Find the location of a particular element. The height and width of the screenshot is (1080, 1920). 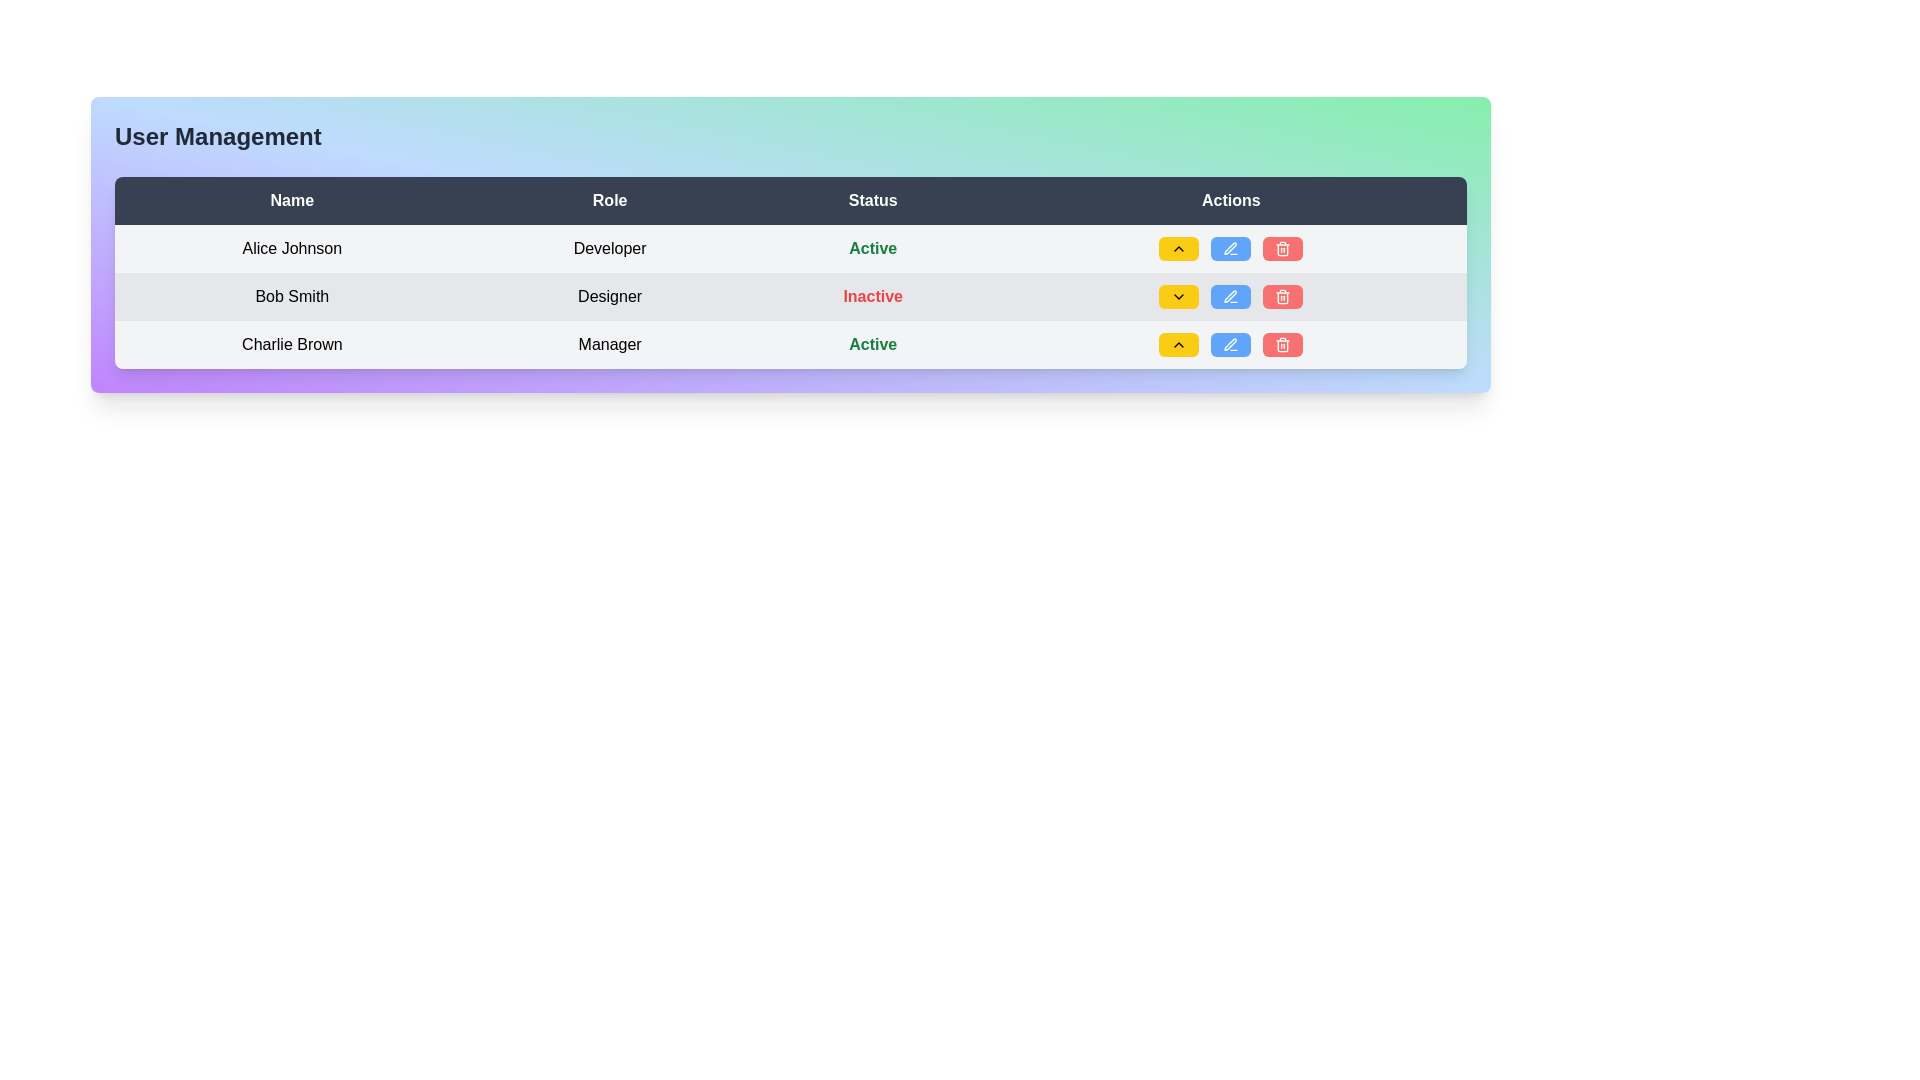

the delete icon button located in the 'Actions' column of the second table row is located at coordinates (1283, 248).